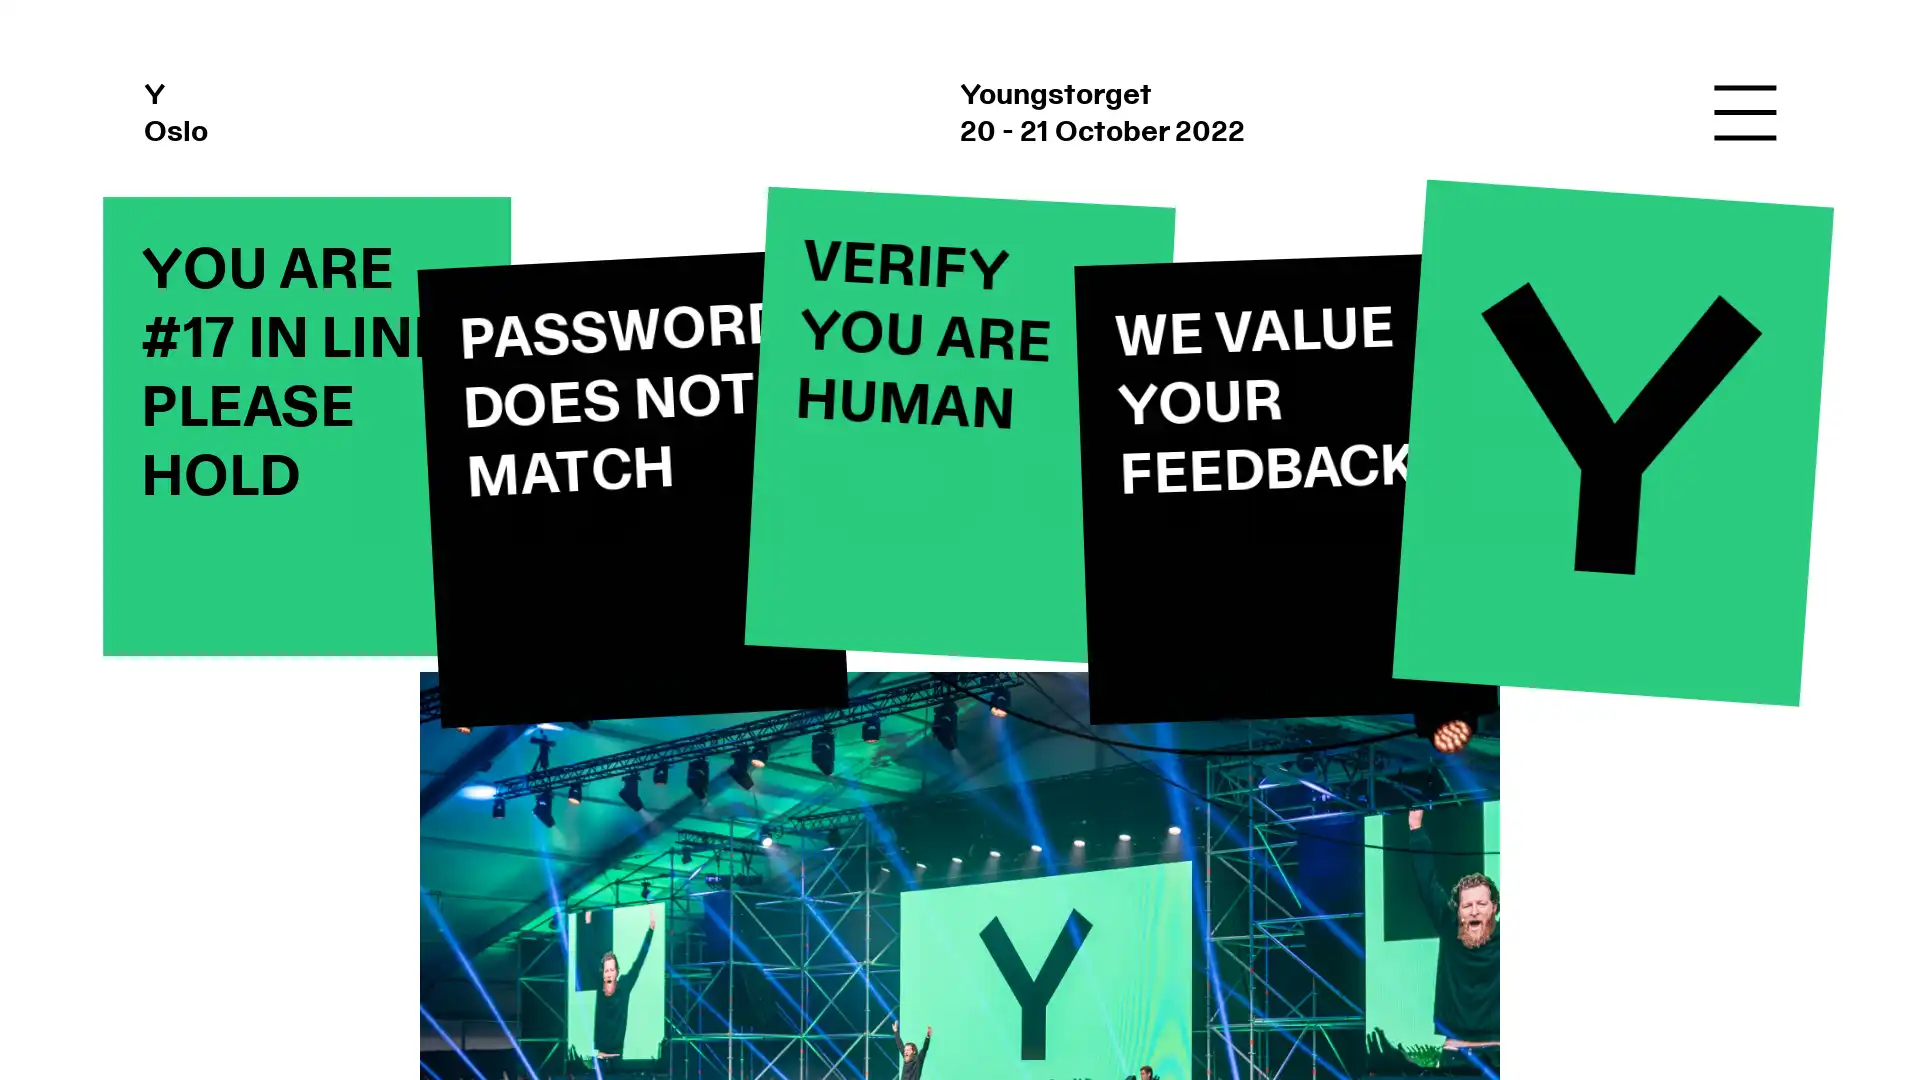  What do you see at coordinates (958, 425) in the screenshot?
I see `VERIFY YOU ARE HUMAN` at bounding box center [958, 425].